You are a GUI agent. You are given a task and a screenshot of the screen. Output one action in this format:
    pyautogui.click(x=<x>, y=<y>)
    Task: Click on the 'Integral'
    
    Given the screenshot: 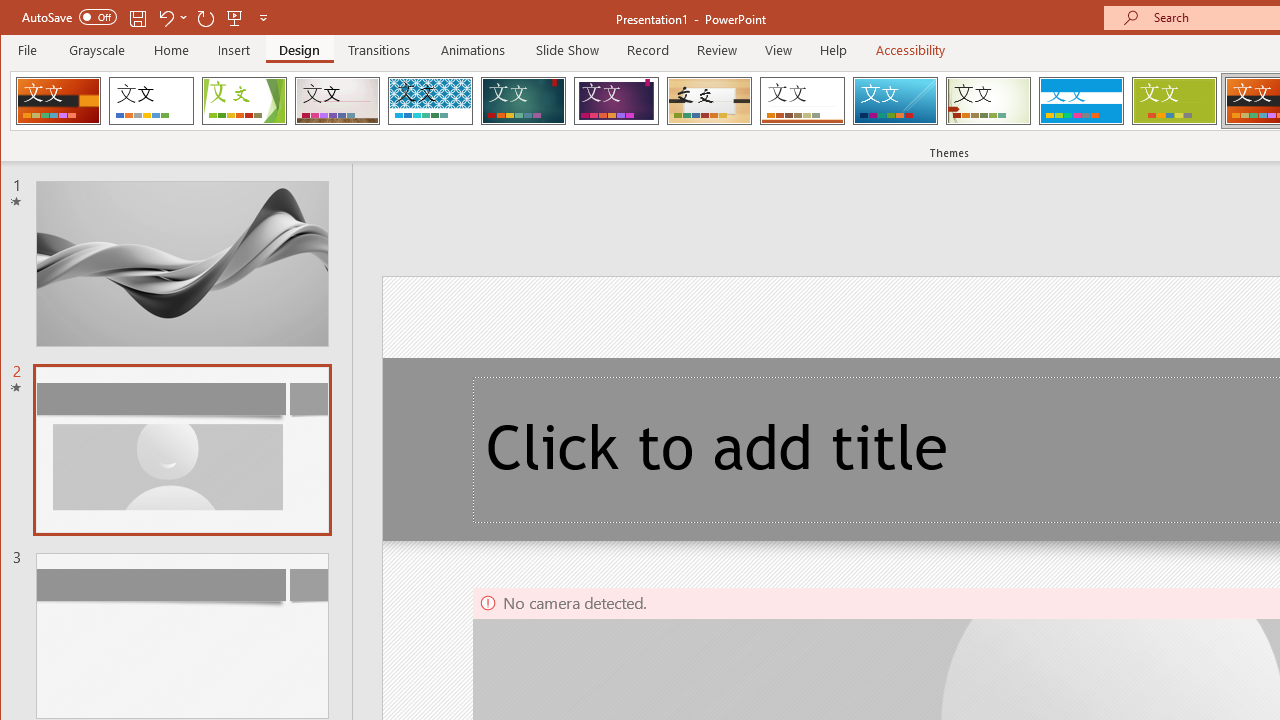 What is the action you would take?
    pyautogui.click(x=429, y=100)
    